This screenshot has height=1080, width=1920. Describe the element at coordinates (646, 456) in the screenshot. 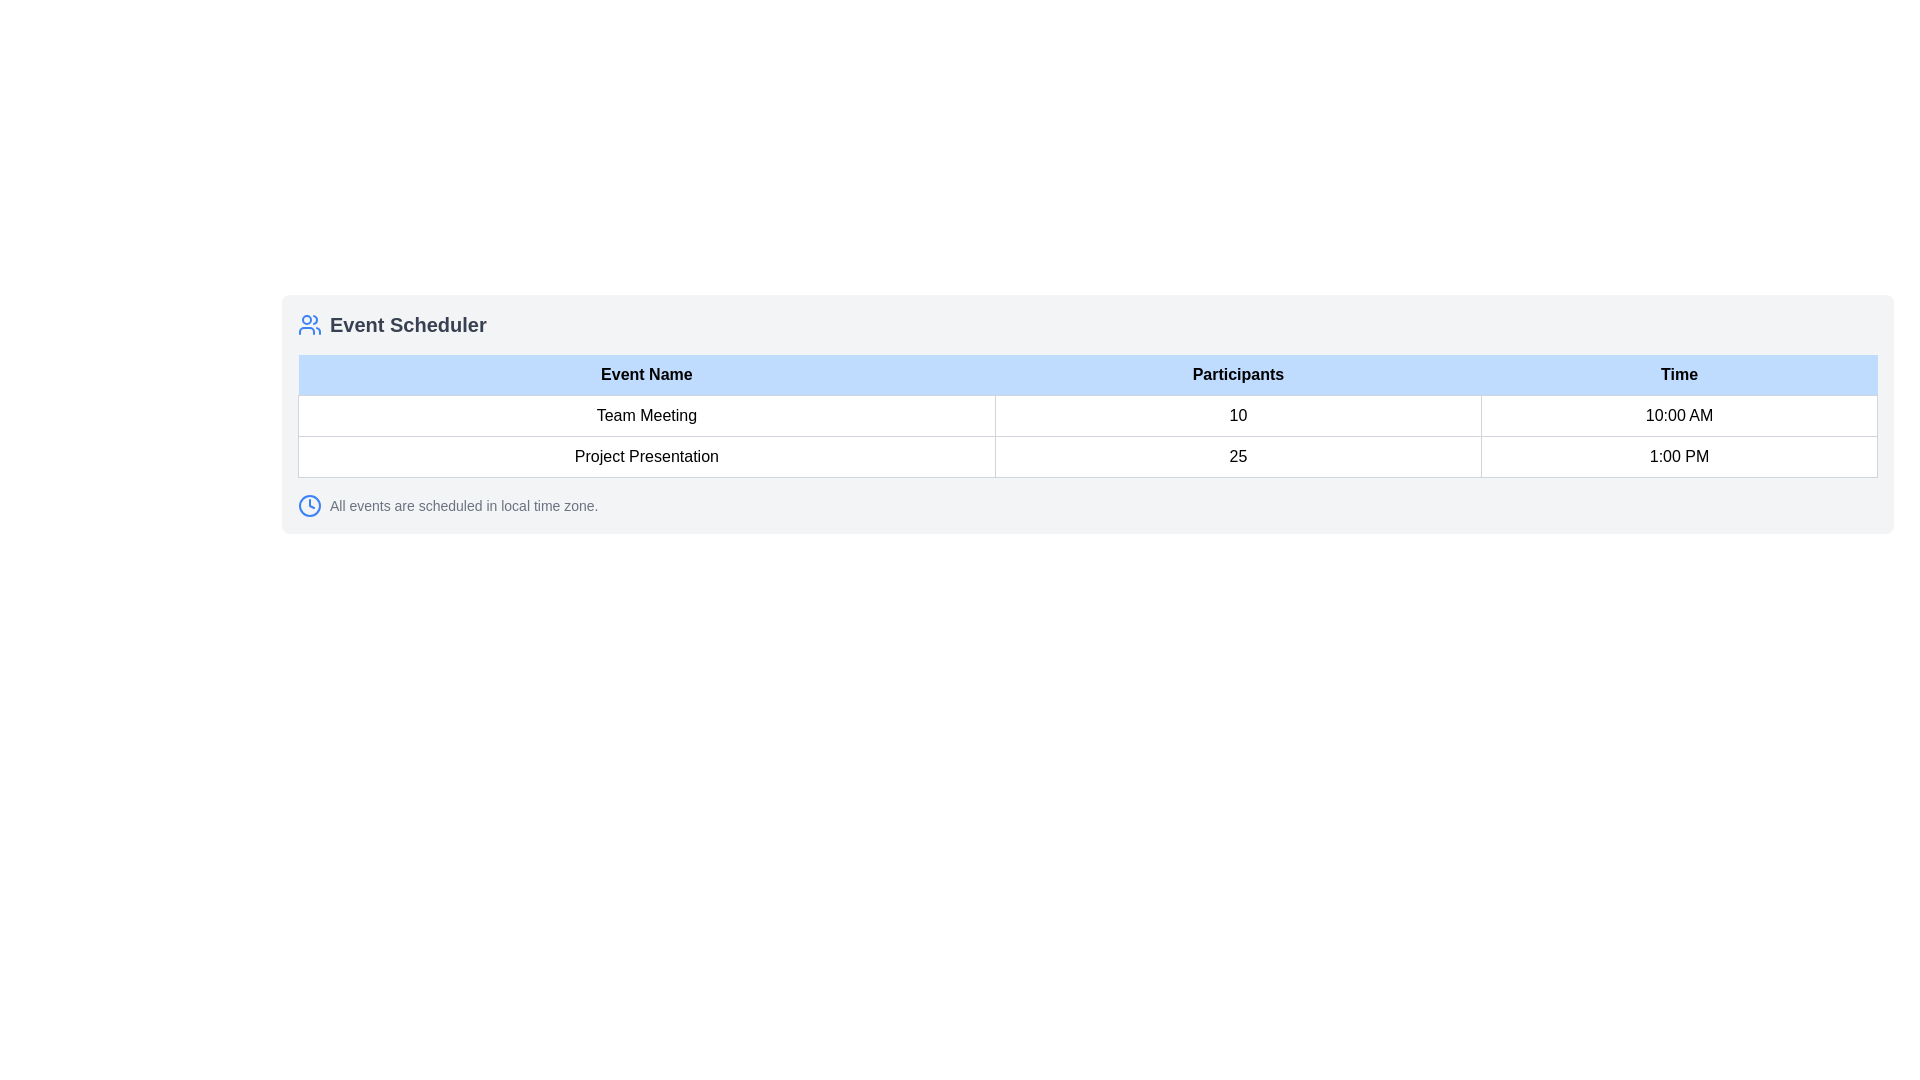

I see `the text label displaying 'Project Presentation' located in the first cell of the 'Event Name' column within the table` at that location.